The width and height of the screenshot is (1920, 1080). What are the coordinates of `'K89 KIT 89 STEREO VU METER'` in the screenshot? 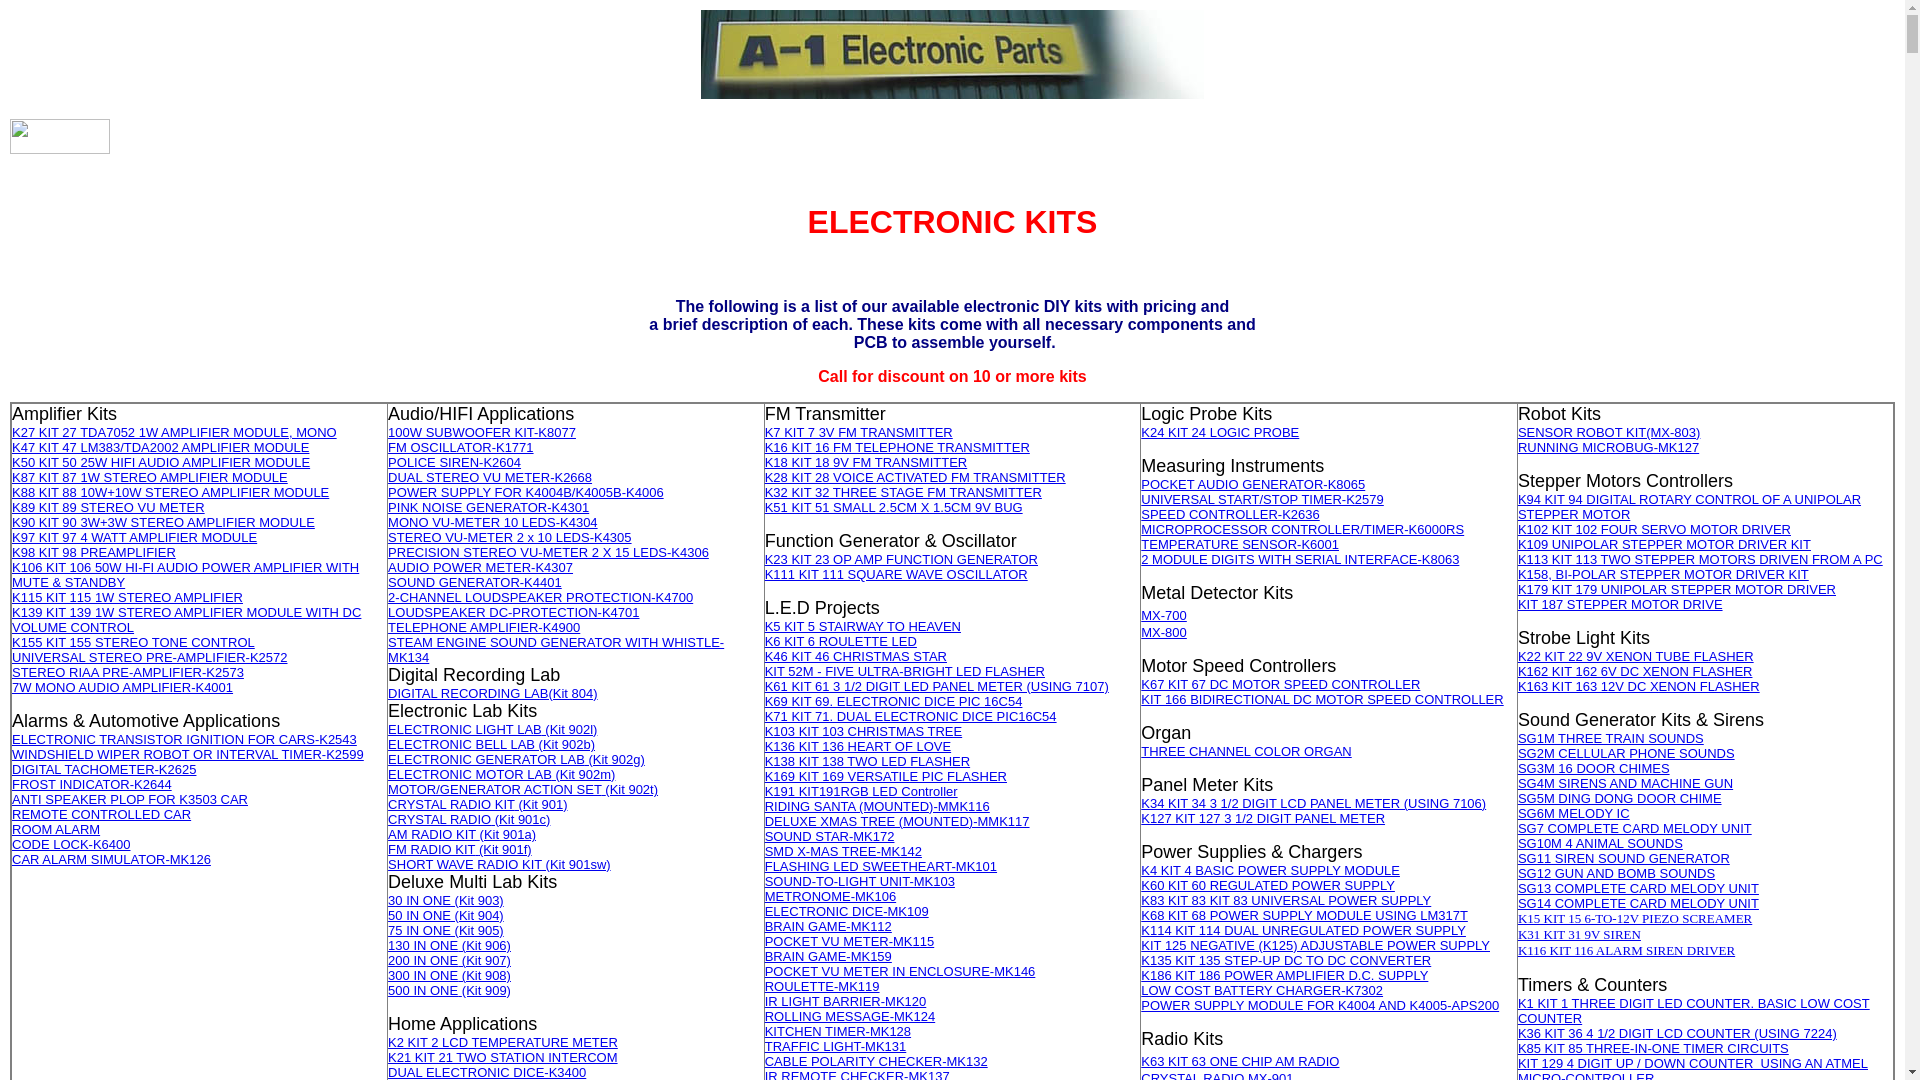 It's located at (107, 506).